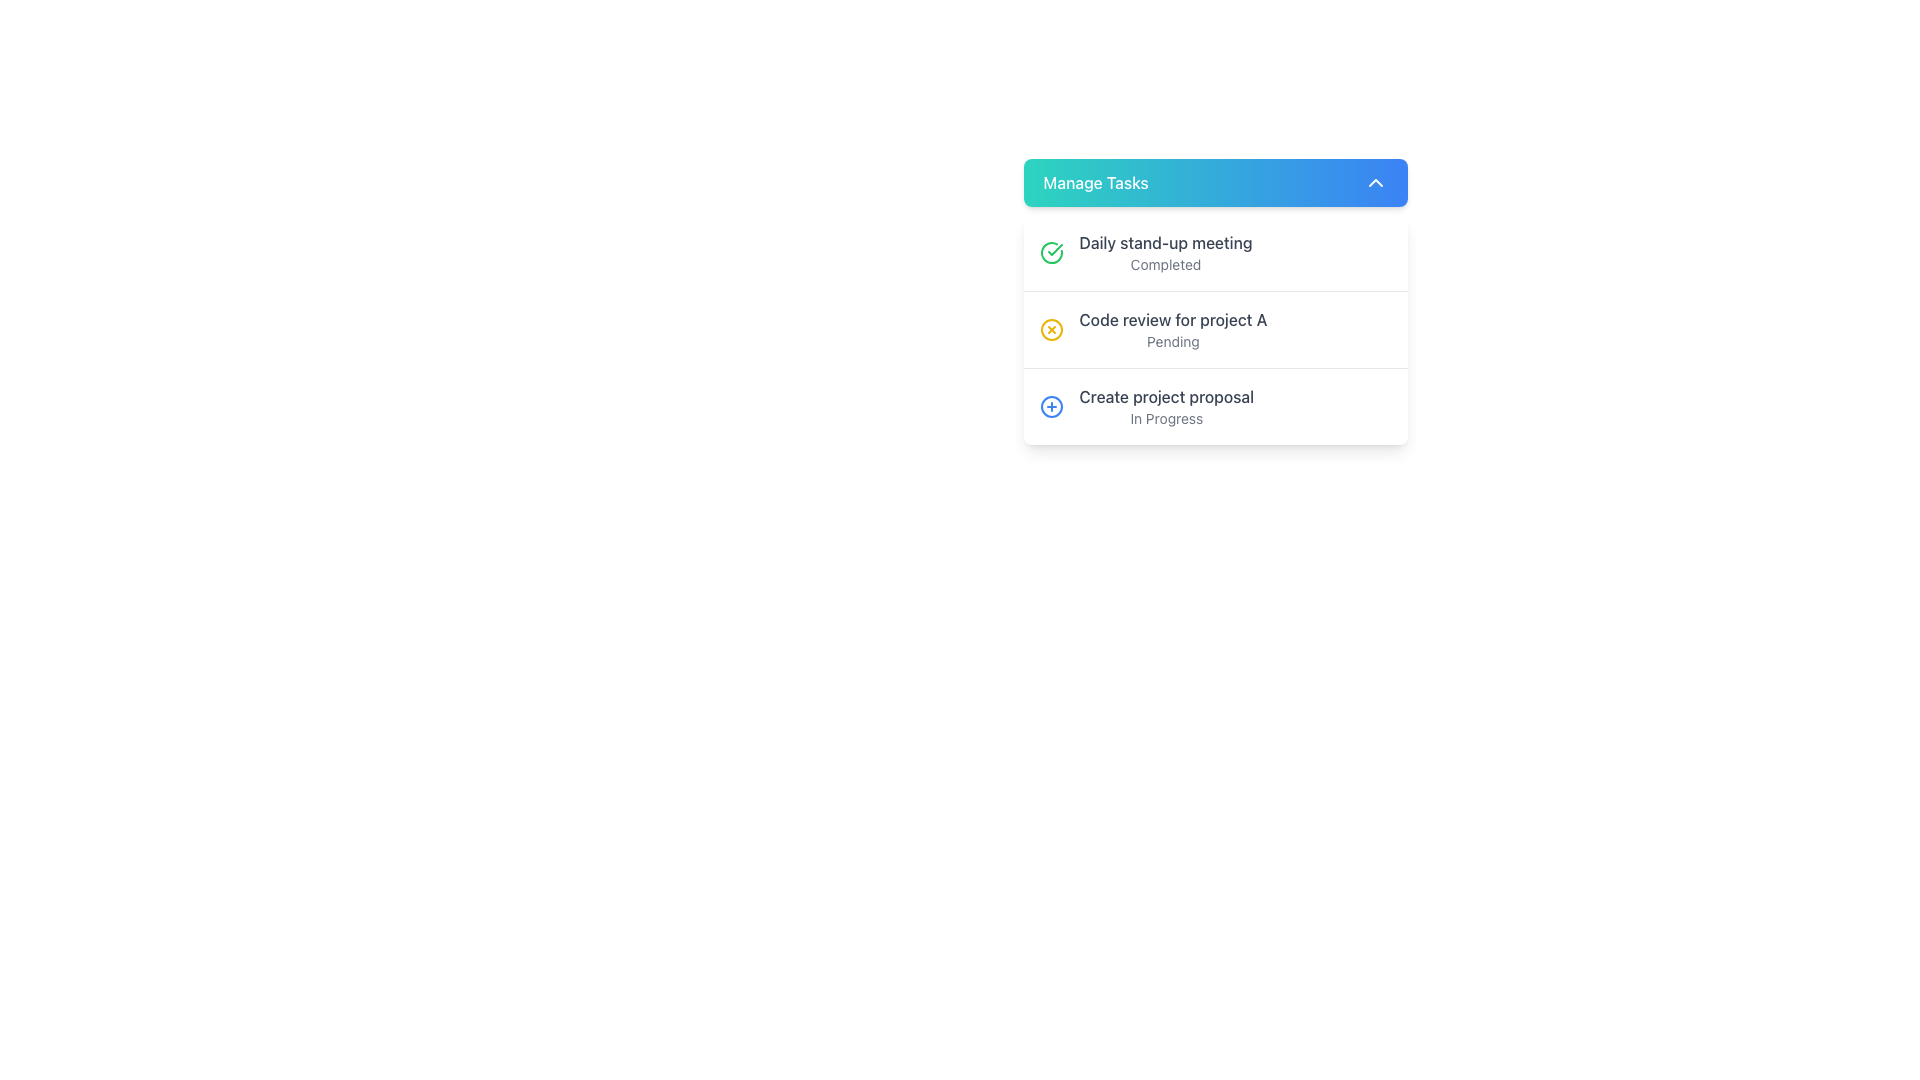  Describe the element at coordinates (1173, 329) in the screenshot. I see `text label displaying 'Code review for project A' and 'Pending' located in the second row of the list under 'Manage Tasks'` at that location.